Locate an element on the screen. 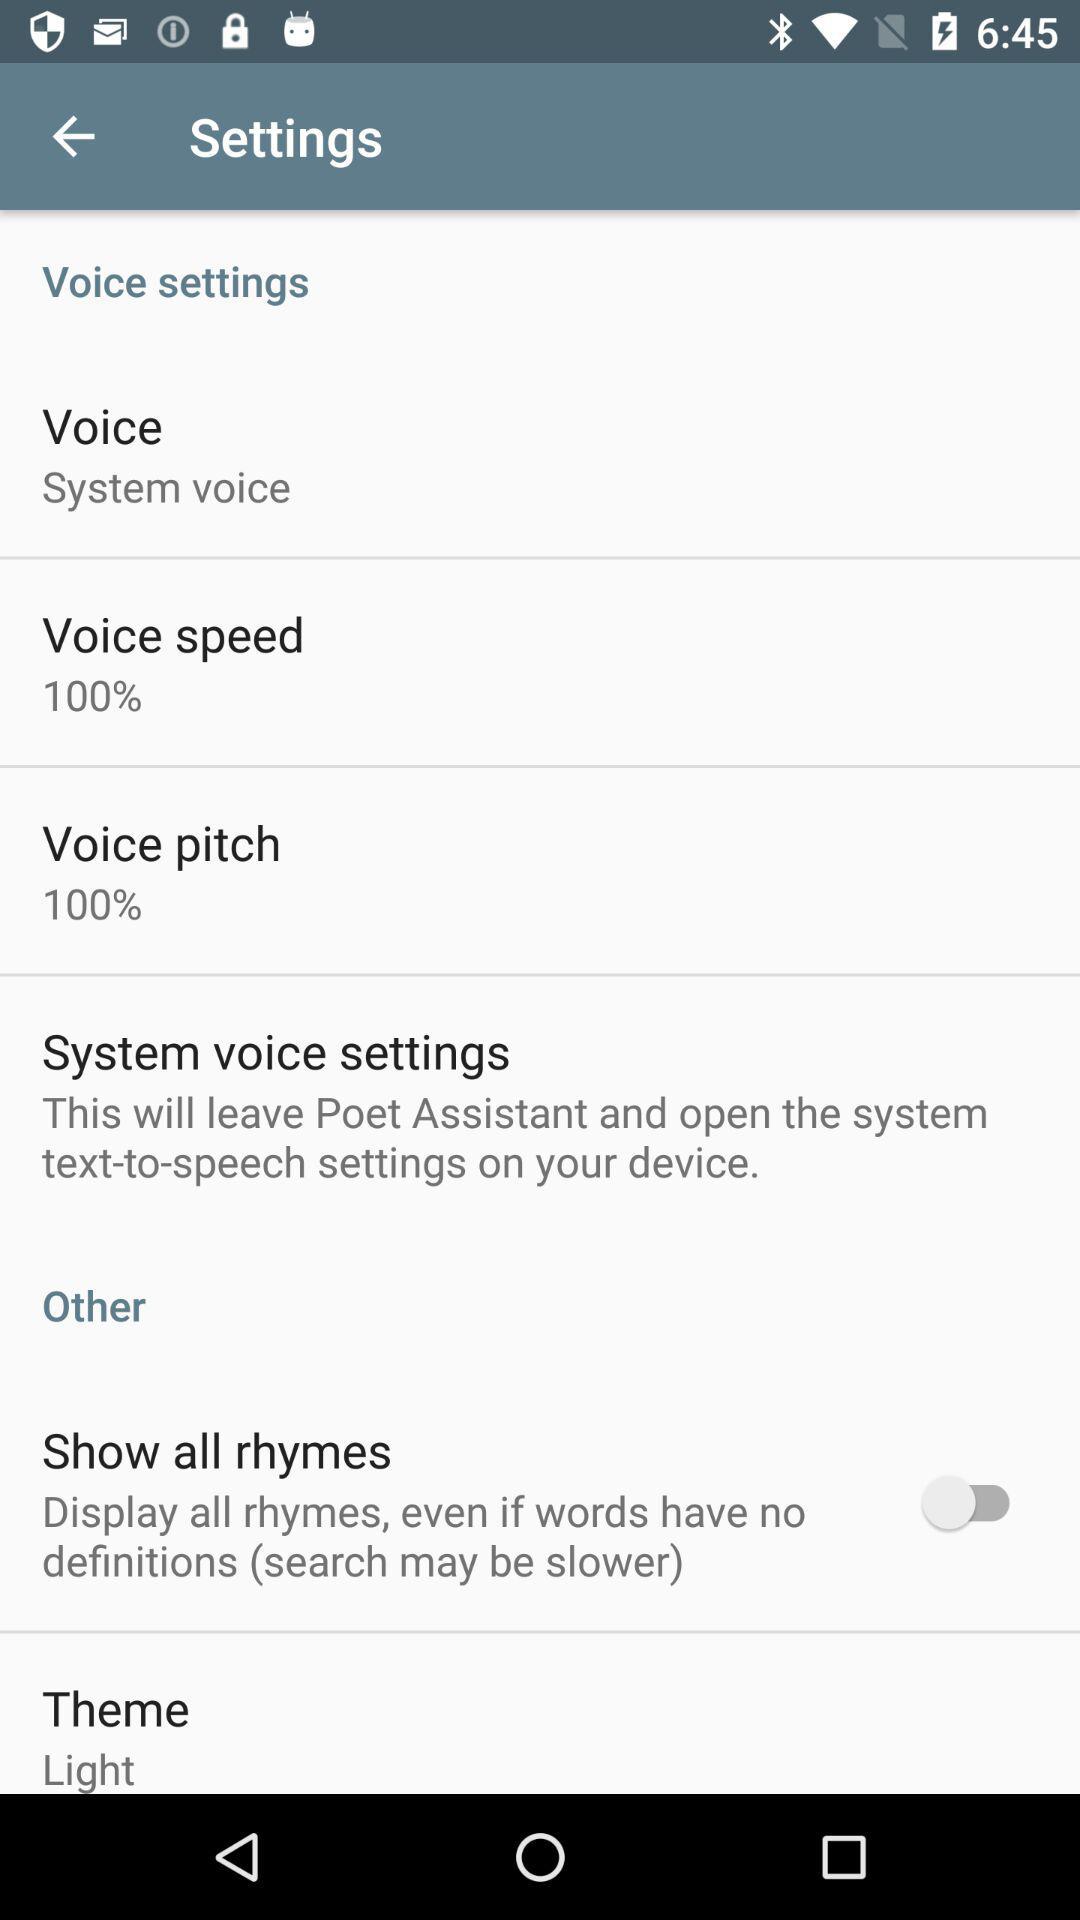  icon above the voice settings item is located at coordinates (72, 135).